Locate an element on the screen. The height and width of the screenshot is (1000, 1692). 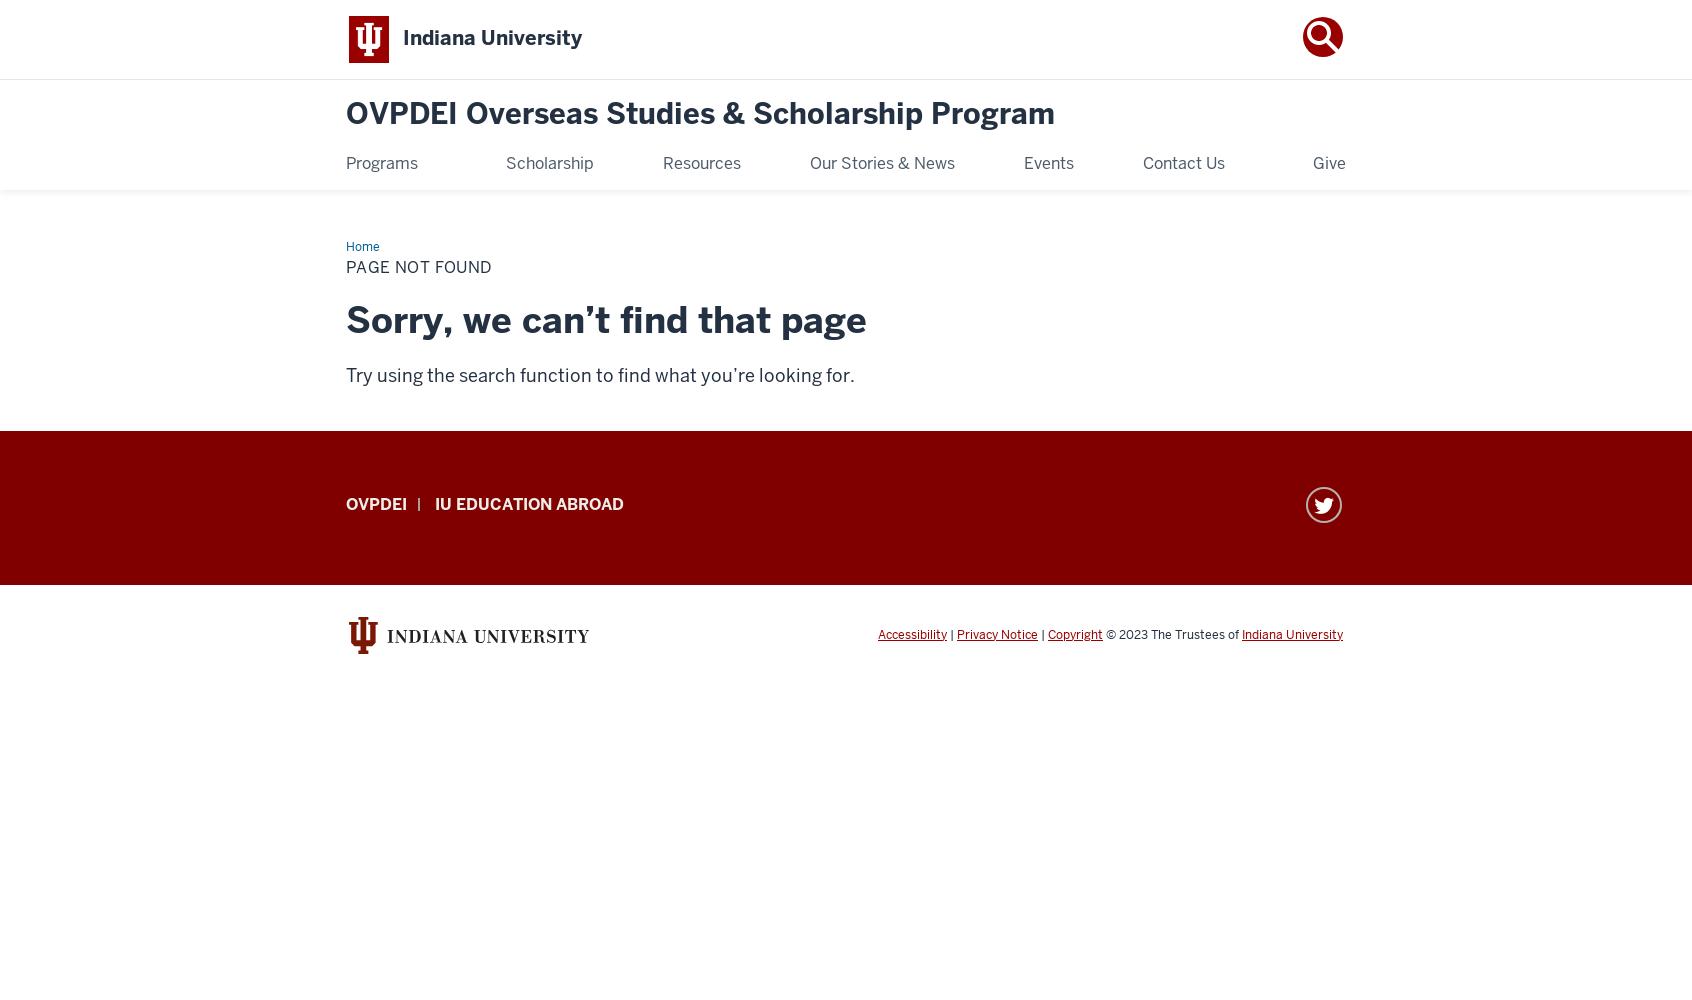
'Programs' is located at coordinates (382, 163).